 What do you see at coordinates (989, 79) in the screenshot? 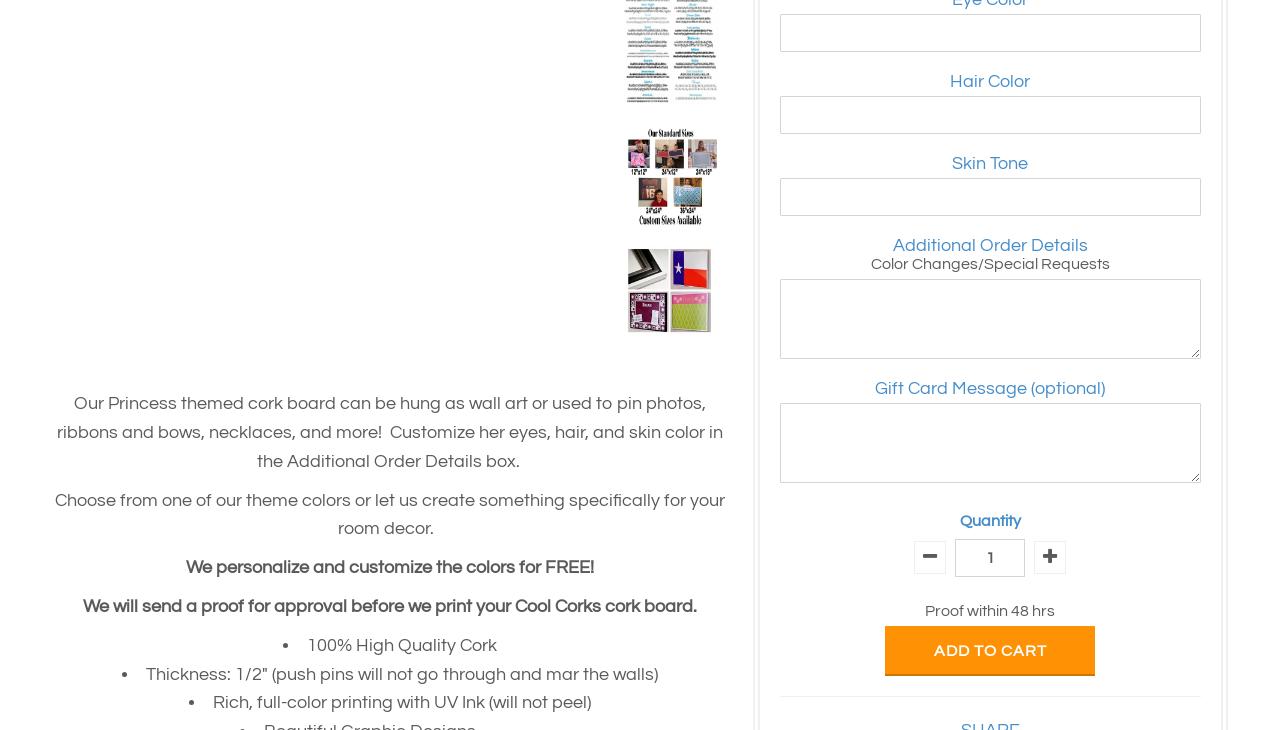
I see `'Hair Color'` at bounding box center [989, 79].